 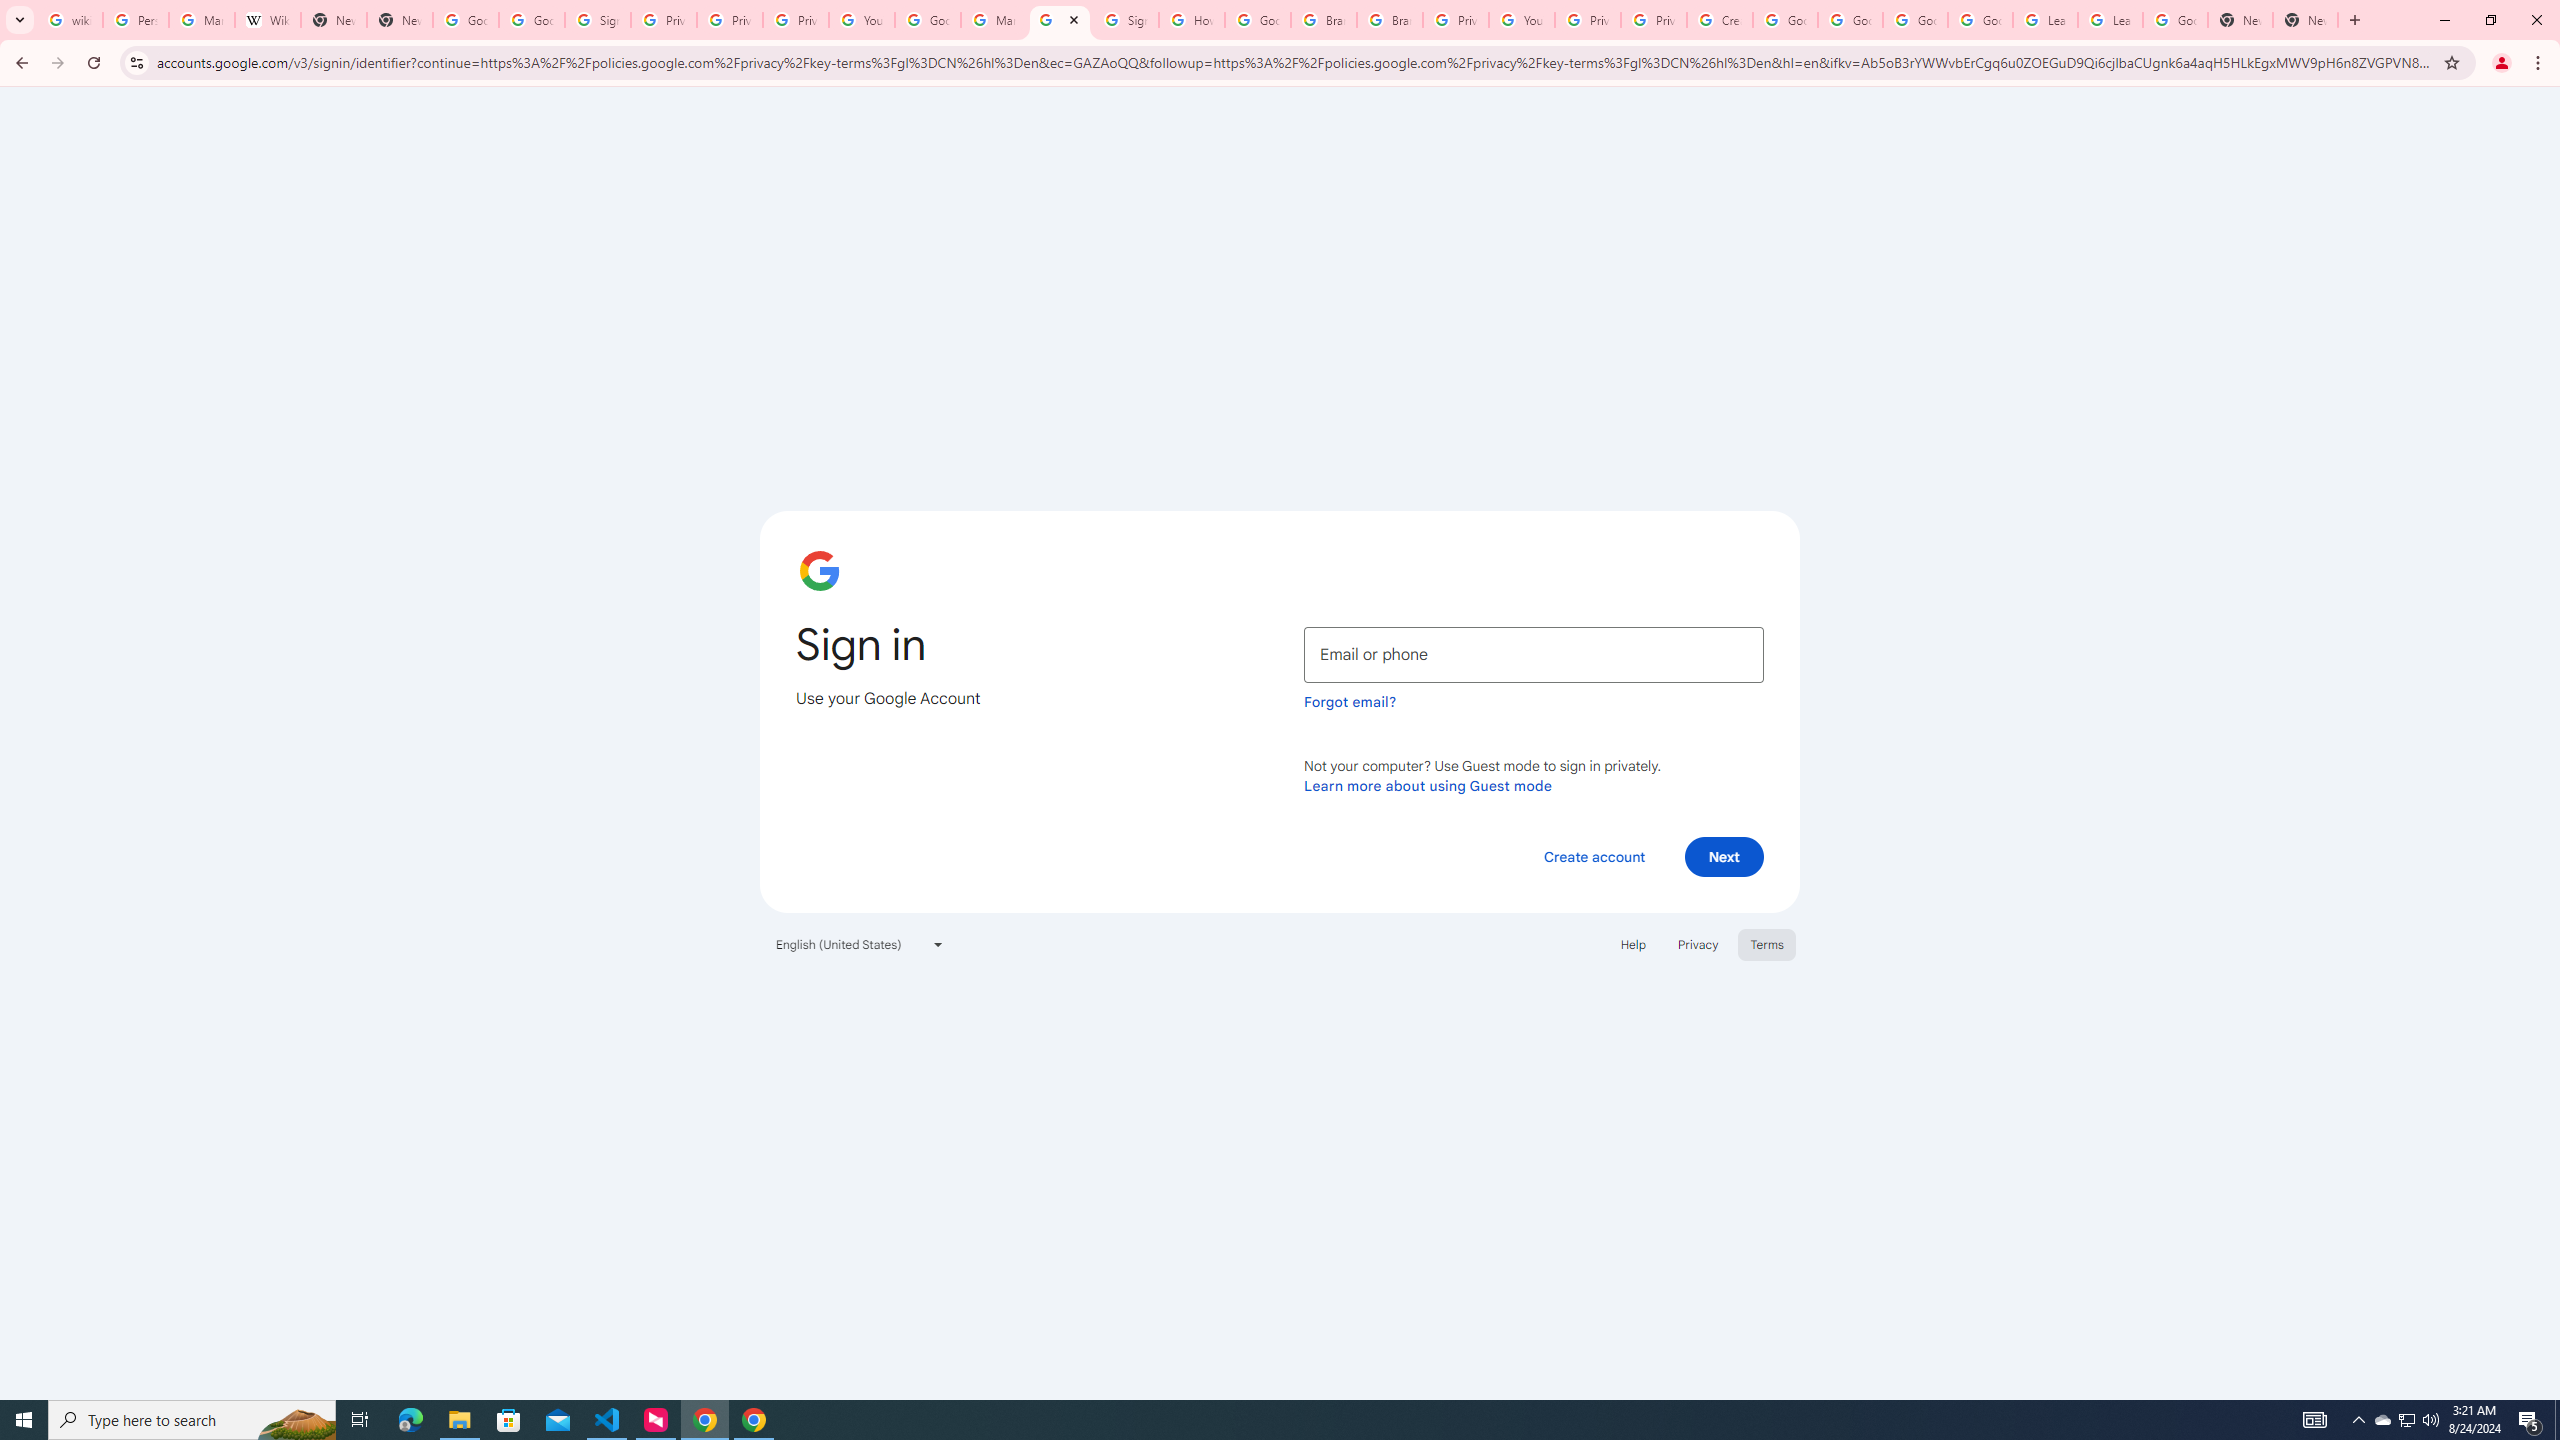 What do you see at coordinates (1533, 654) in the screenshot?
I see `'Email or phone'` at bounding box center [1533, 654].